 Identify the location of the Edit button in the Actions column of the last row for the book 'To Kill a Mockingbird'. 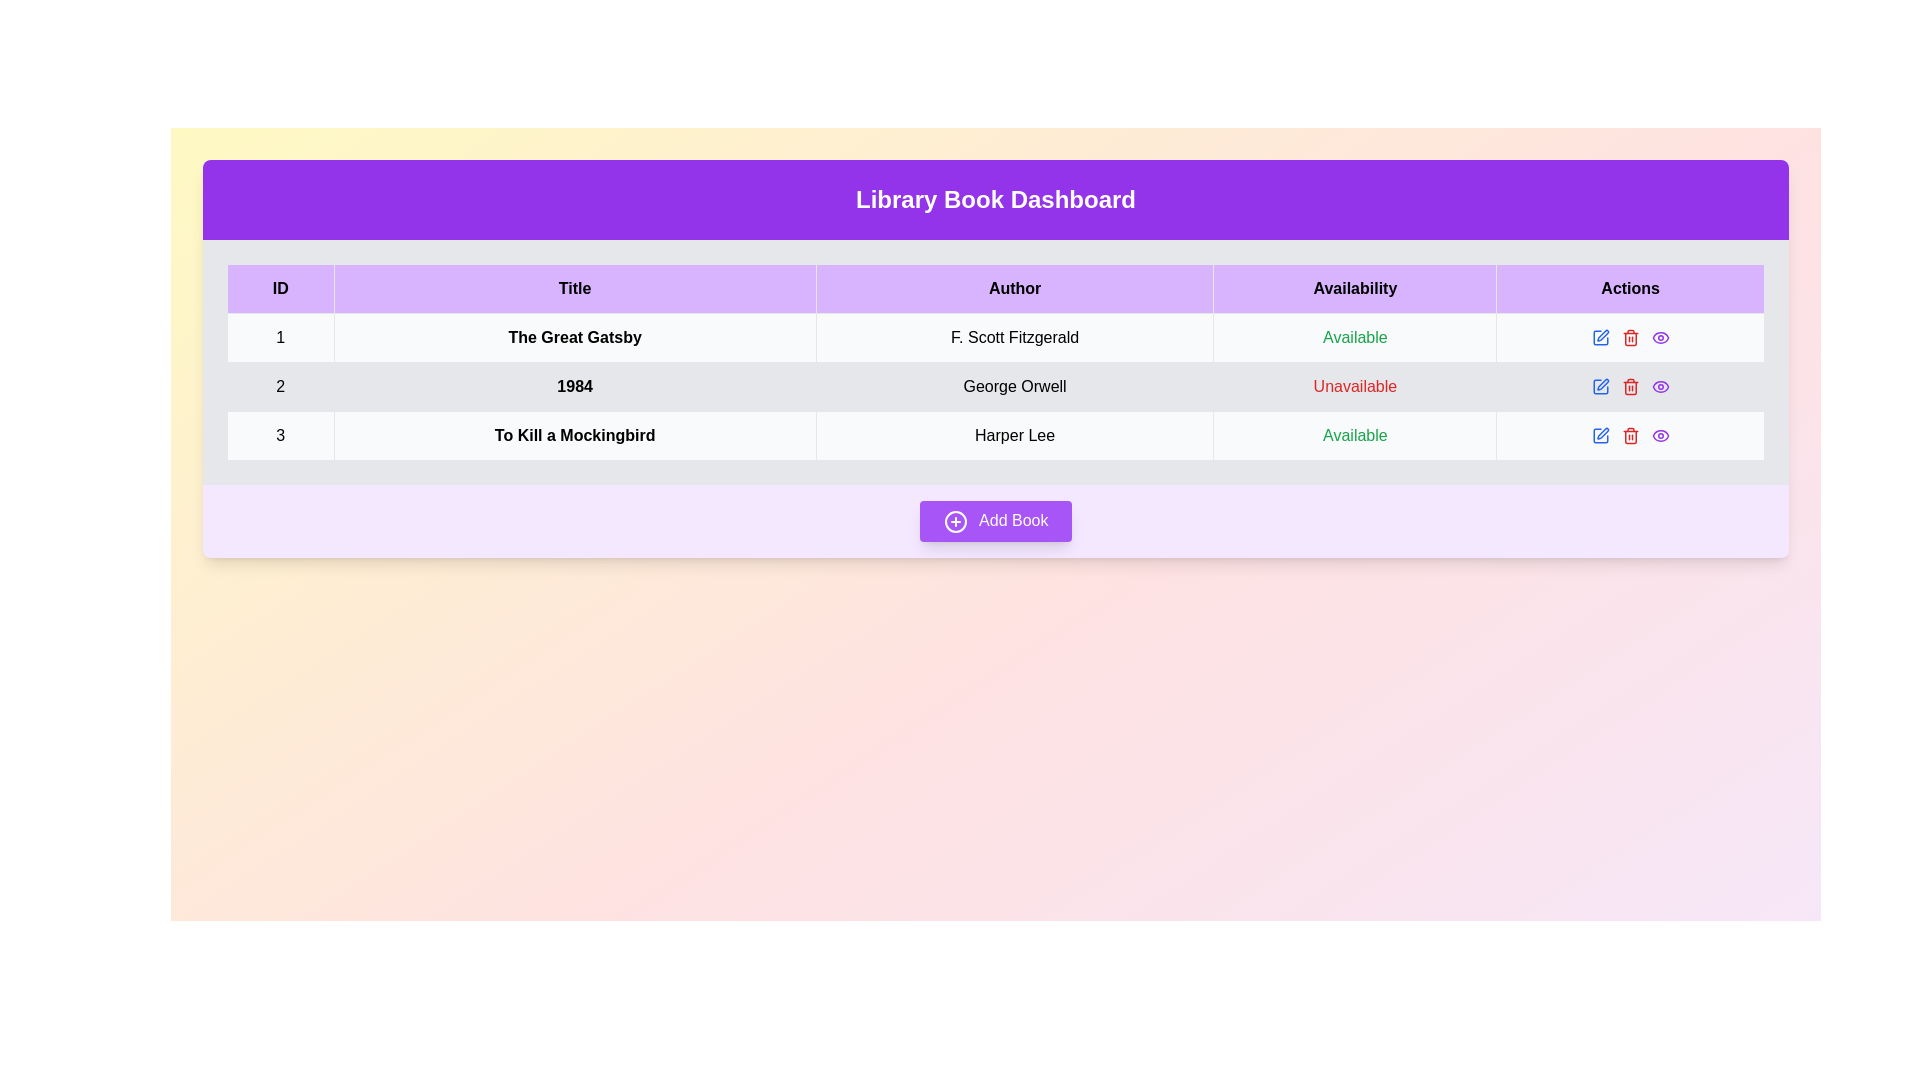
(1602, 431).